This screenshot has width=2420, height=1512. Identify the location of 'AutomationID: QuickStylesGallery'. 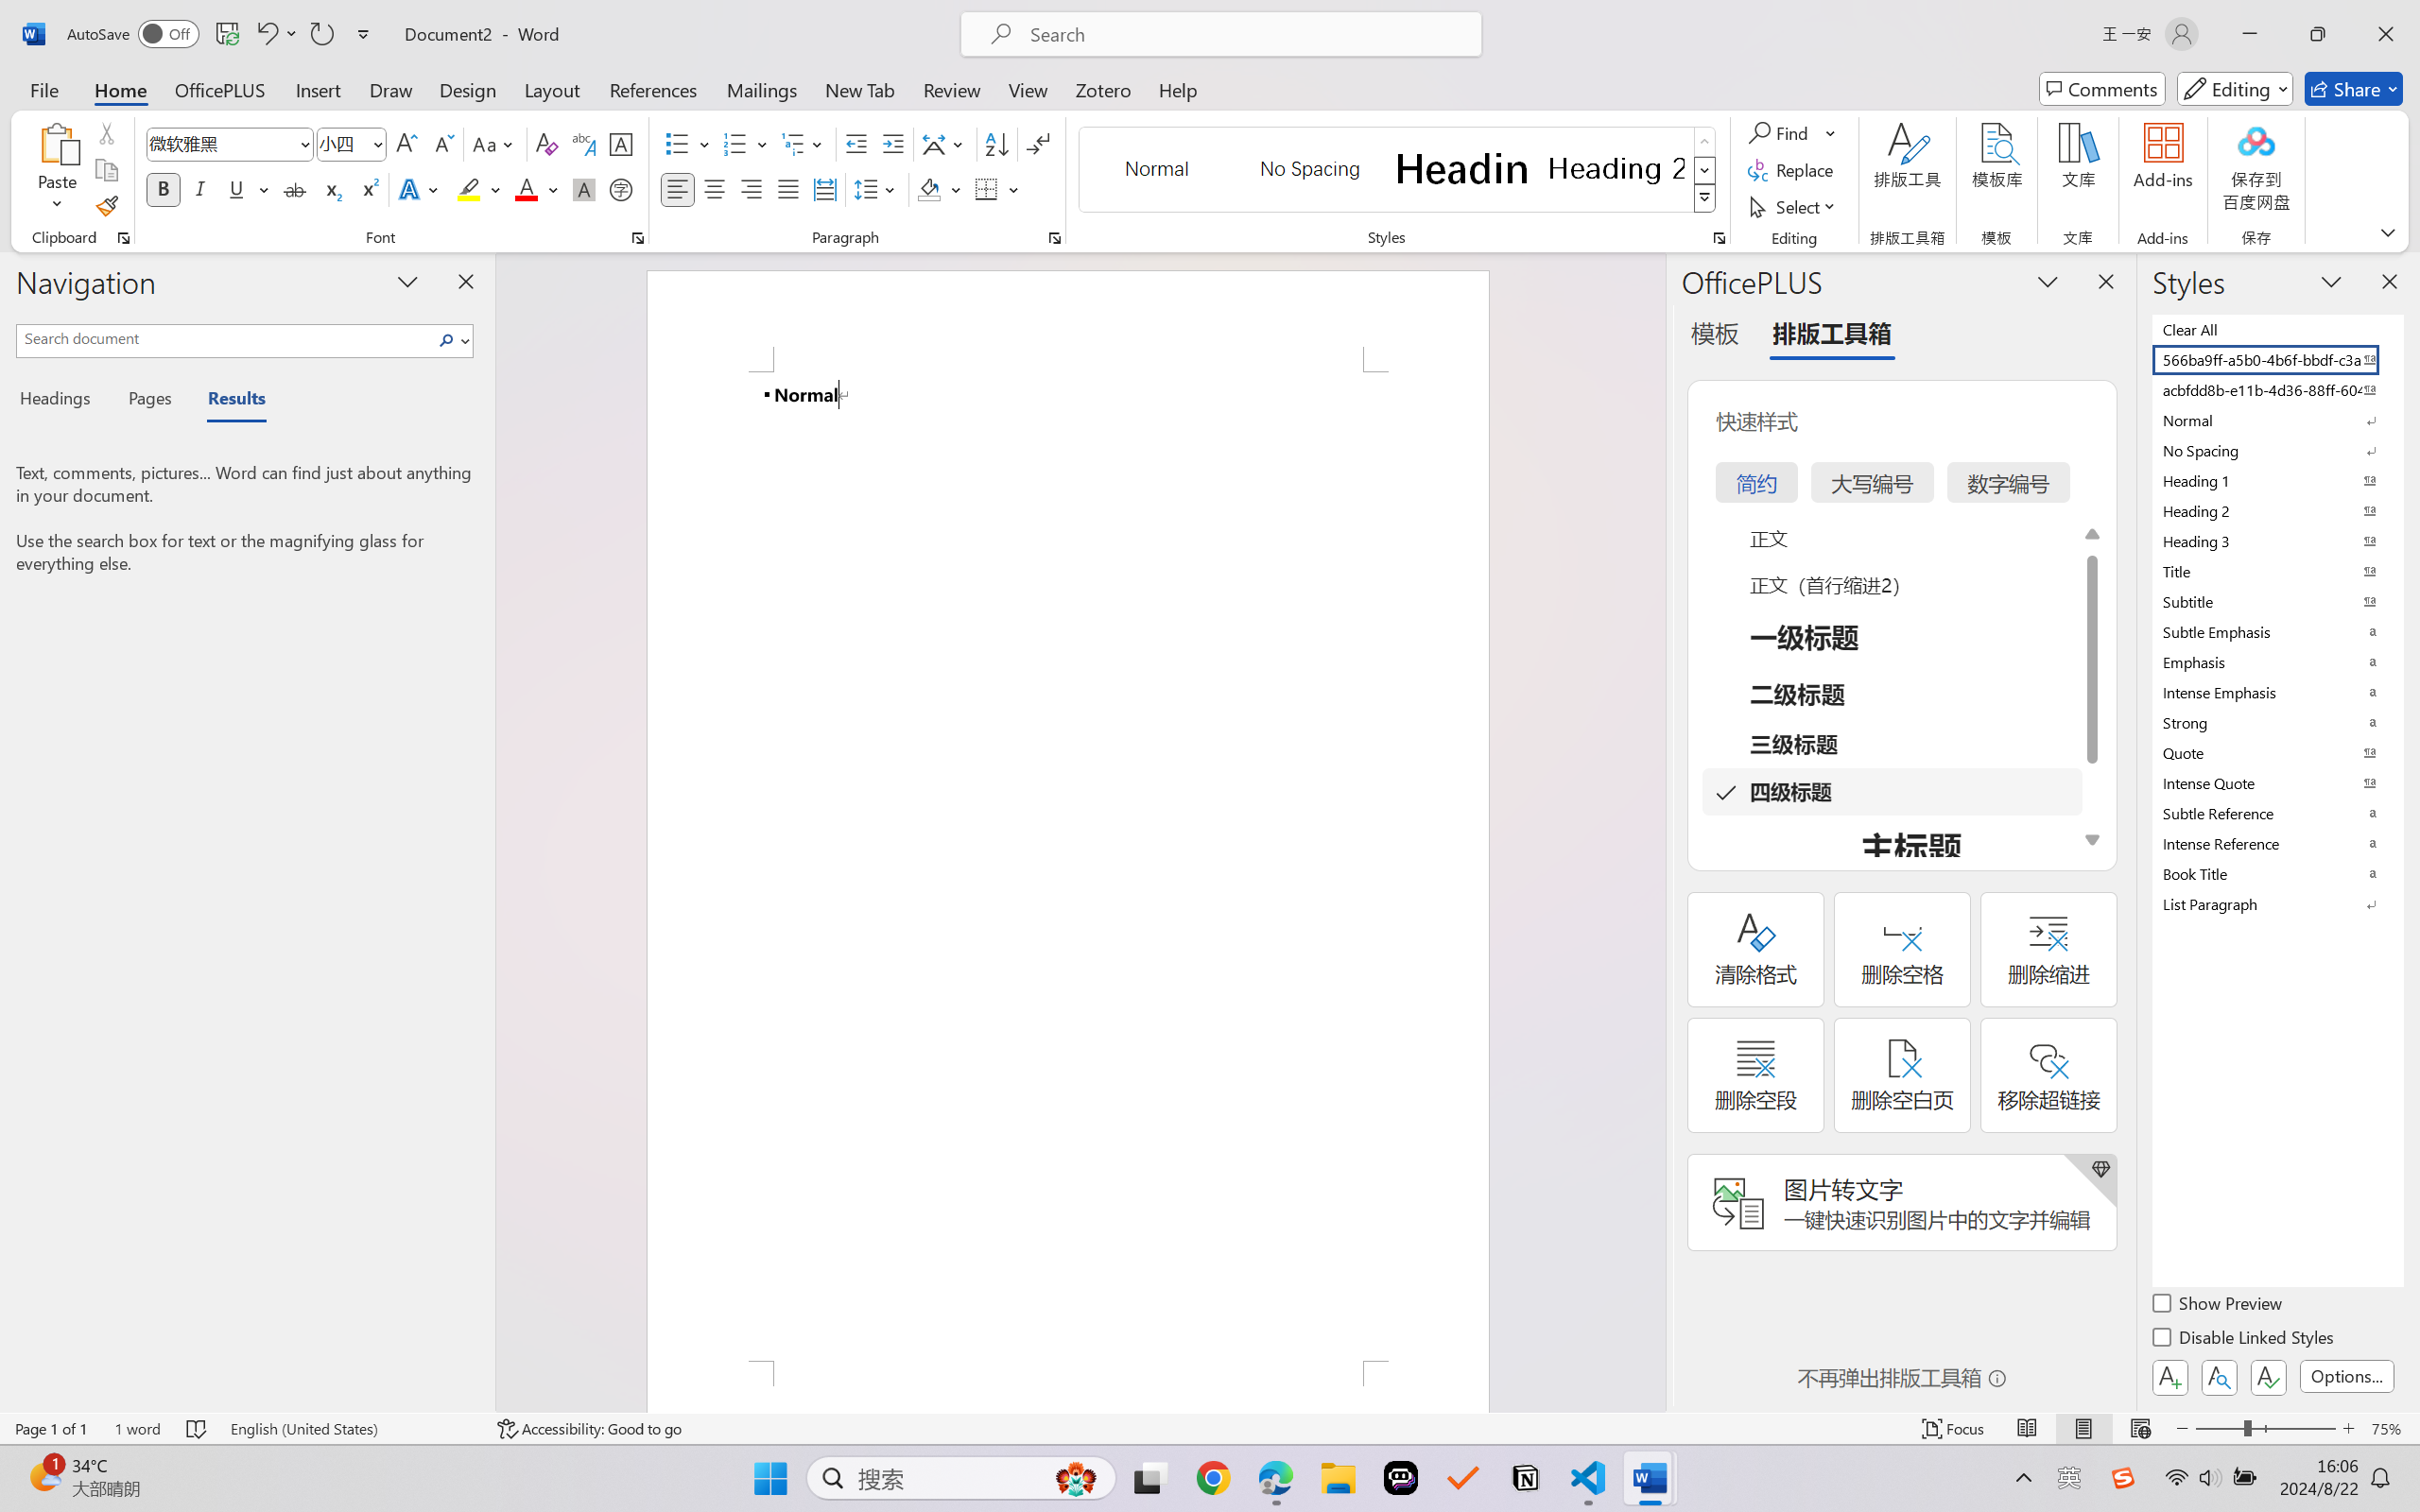
(1397, 170).